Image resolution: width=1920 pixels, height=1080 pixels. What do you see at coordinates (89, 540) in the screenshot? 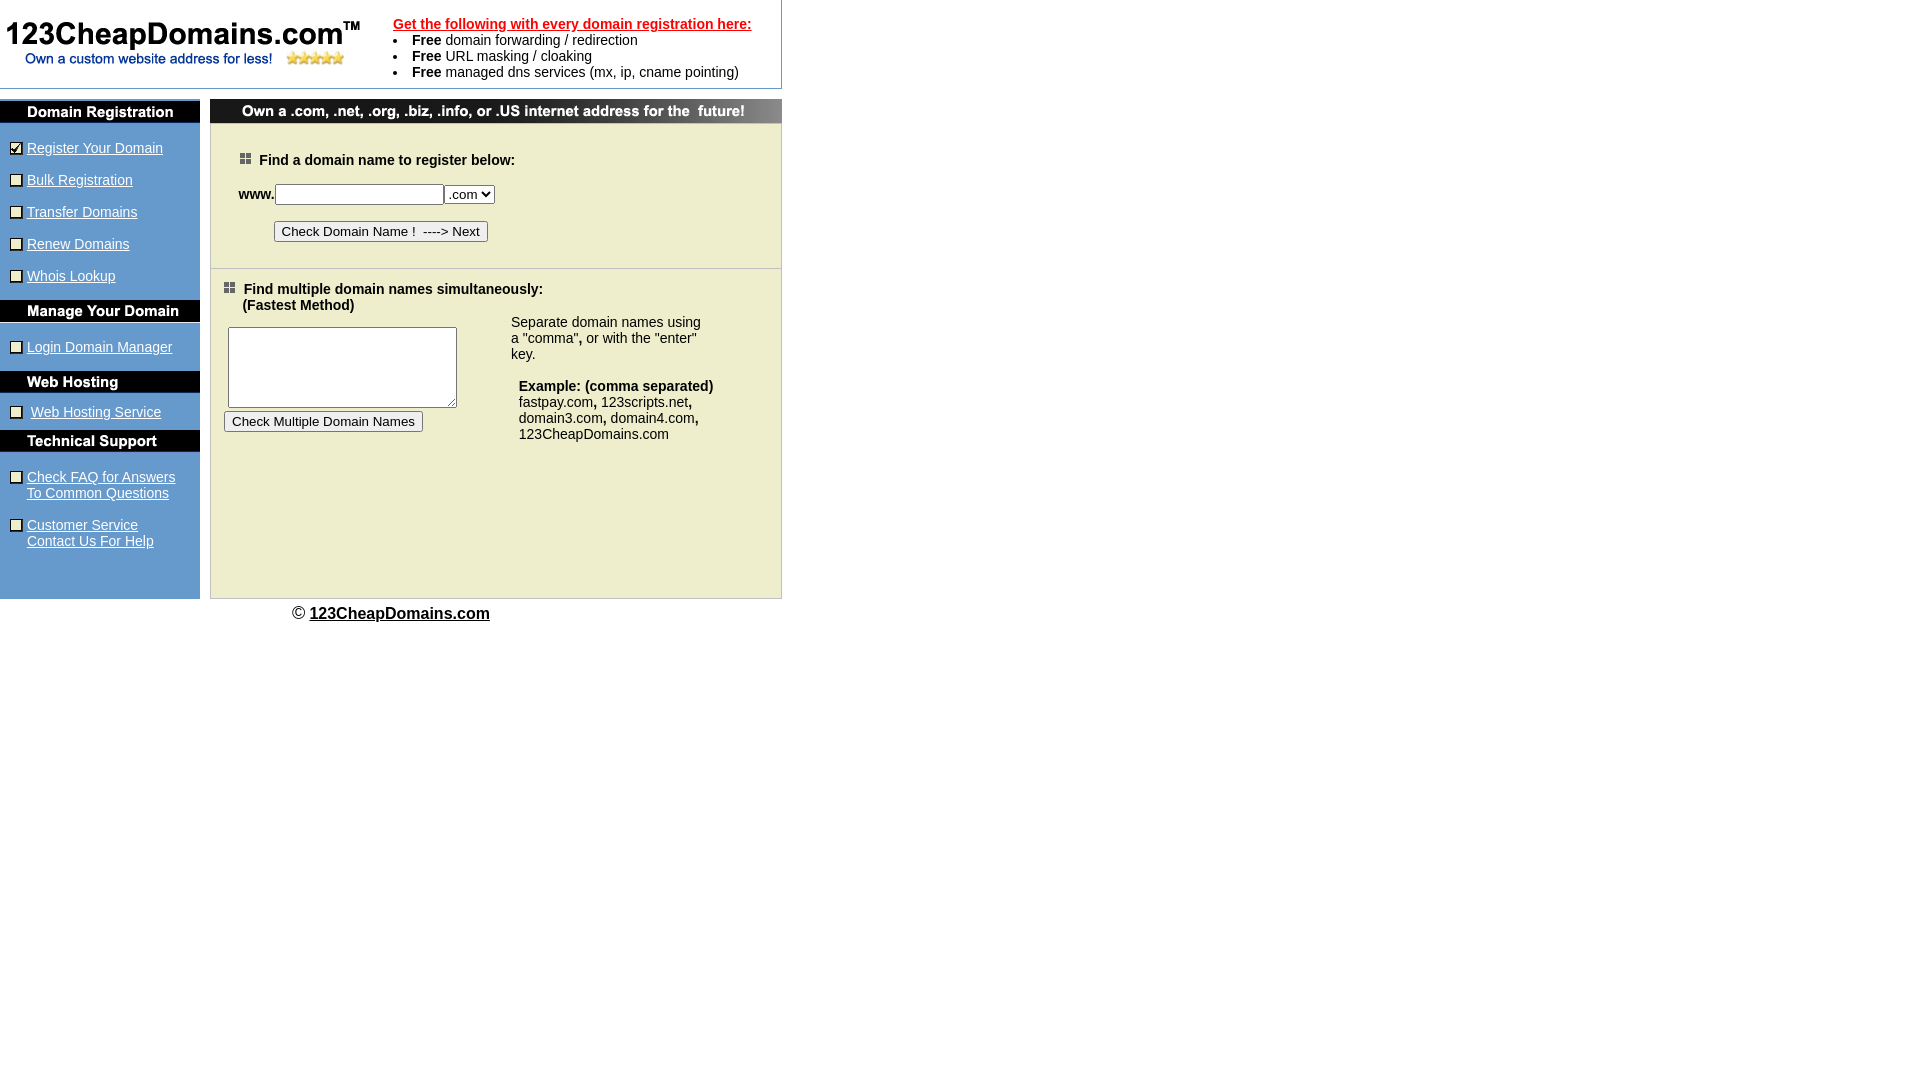
I see `'Contact Us For Help'` at bounding box center [89, 540].